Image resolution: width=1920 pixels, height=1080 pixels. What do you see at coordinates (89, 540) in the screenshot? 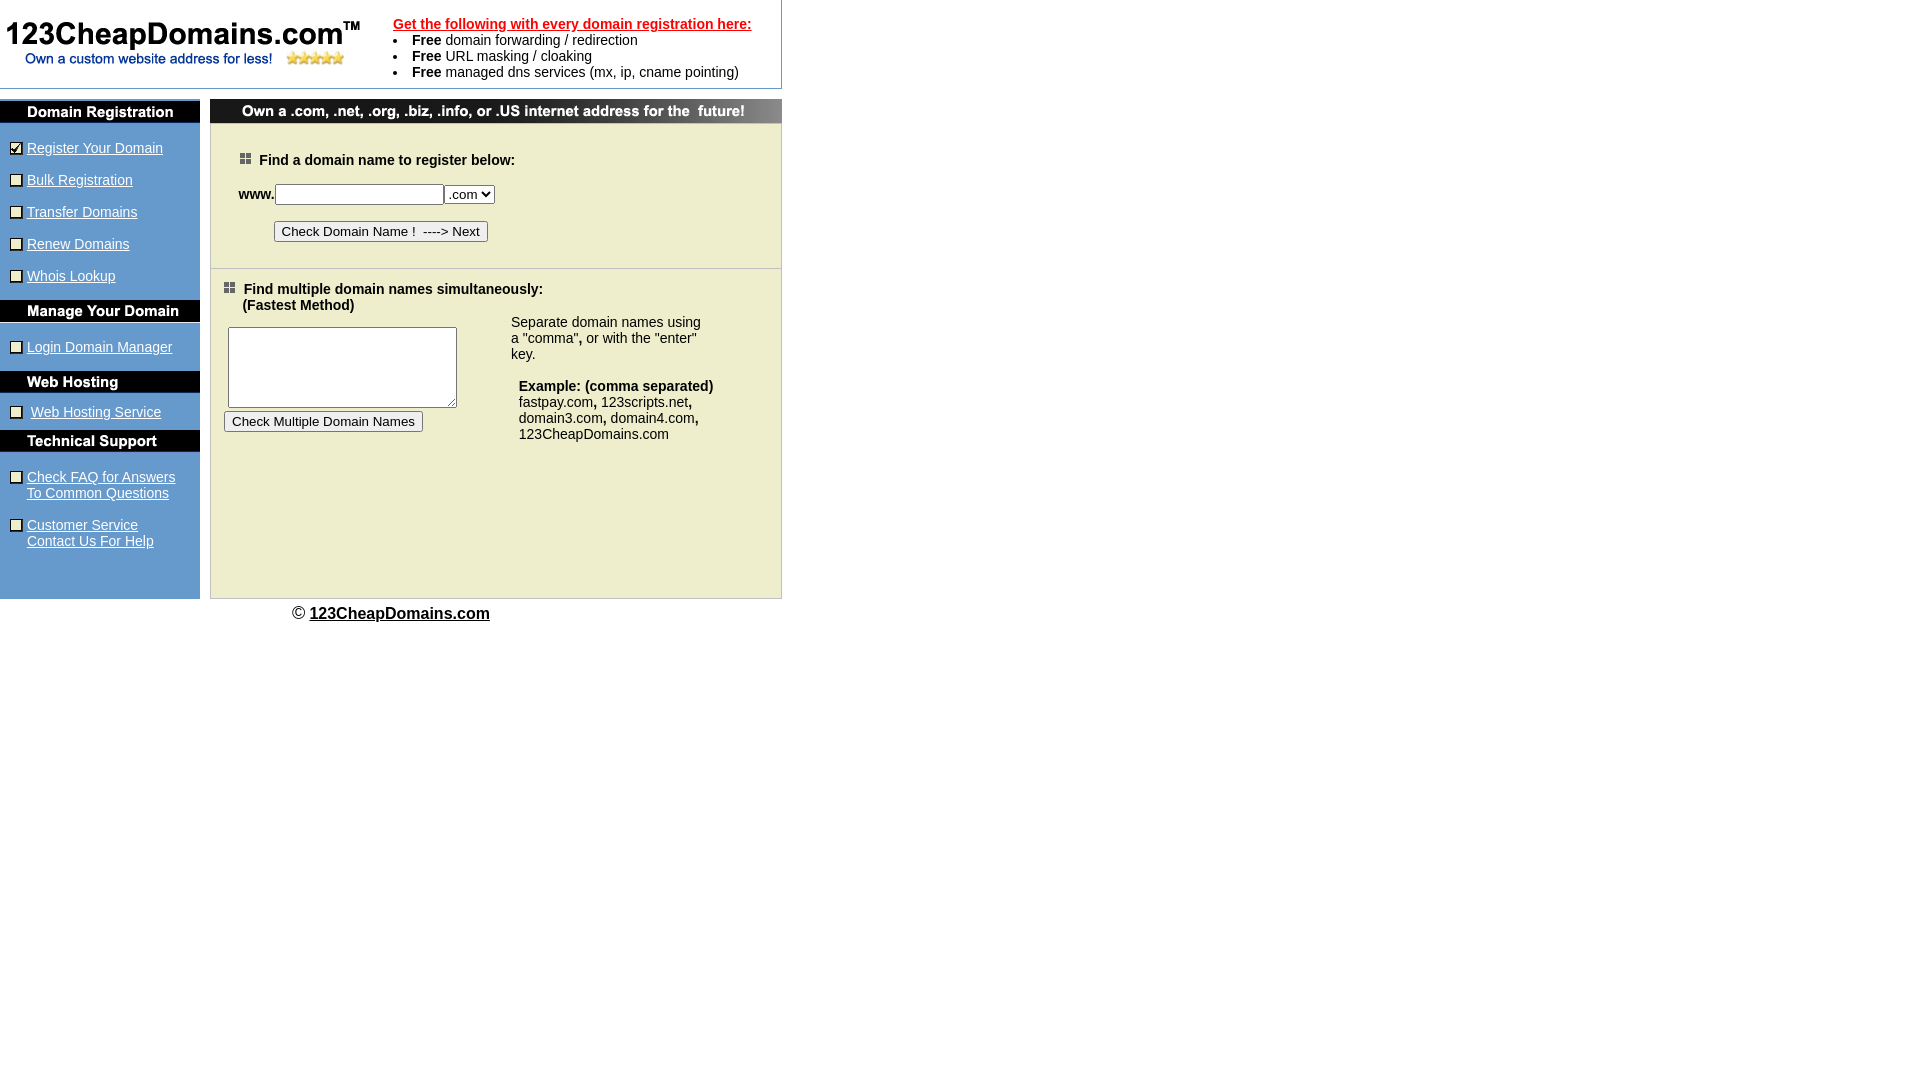
I see `'Contact Us For Help'` at bounding box center [89, 540].